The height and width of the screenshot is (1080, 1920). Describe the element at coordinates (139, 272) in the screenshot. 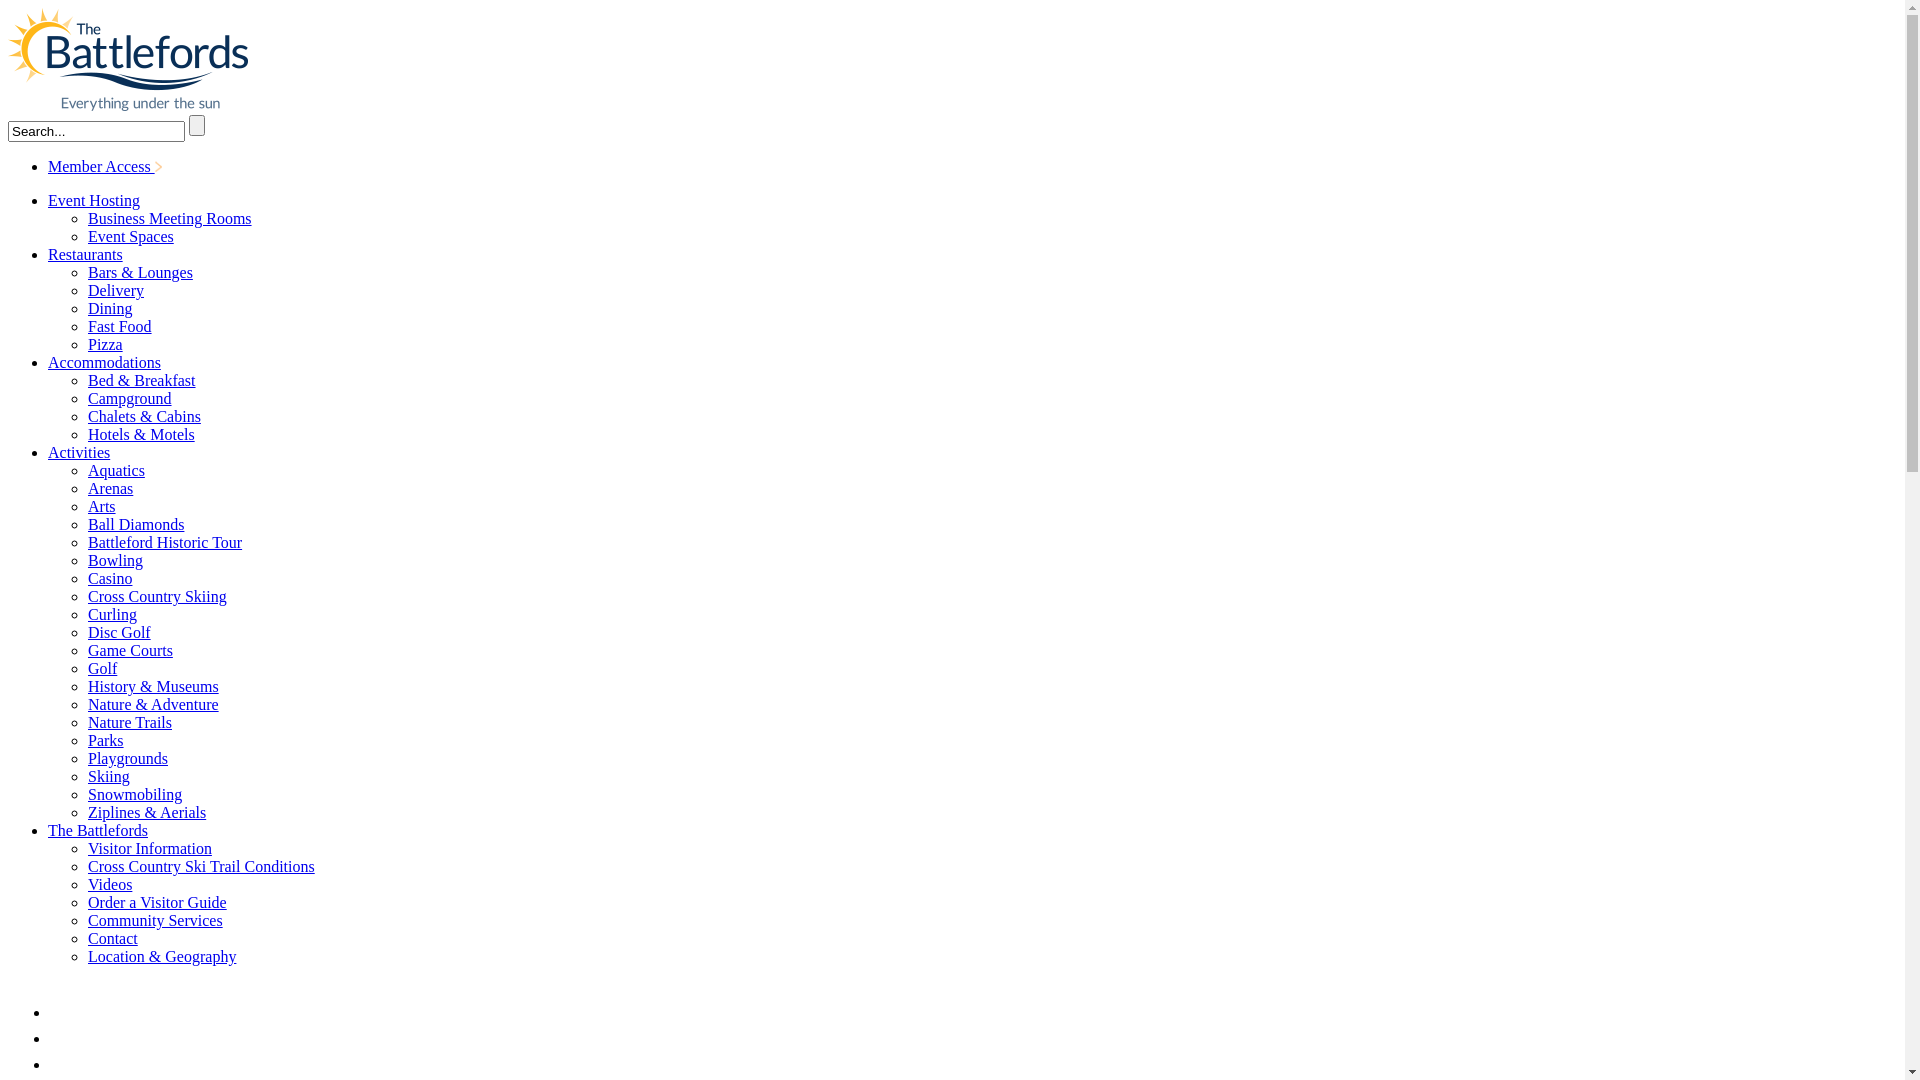

I see `'Bars & Lounges'` at that location.